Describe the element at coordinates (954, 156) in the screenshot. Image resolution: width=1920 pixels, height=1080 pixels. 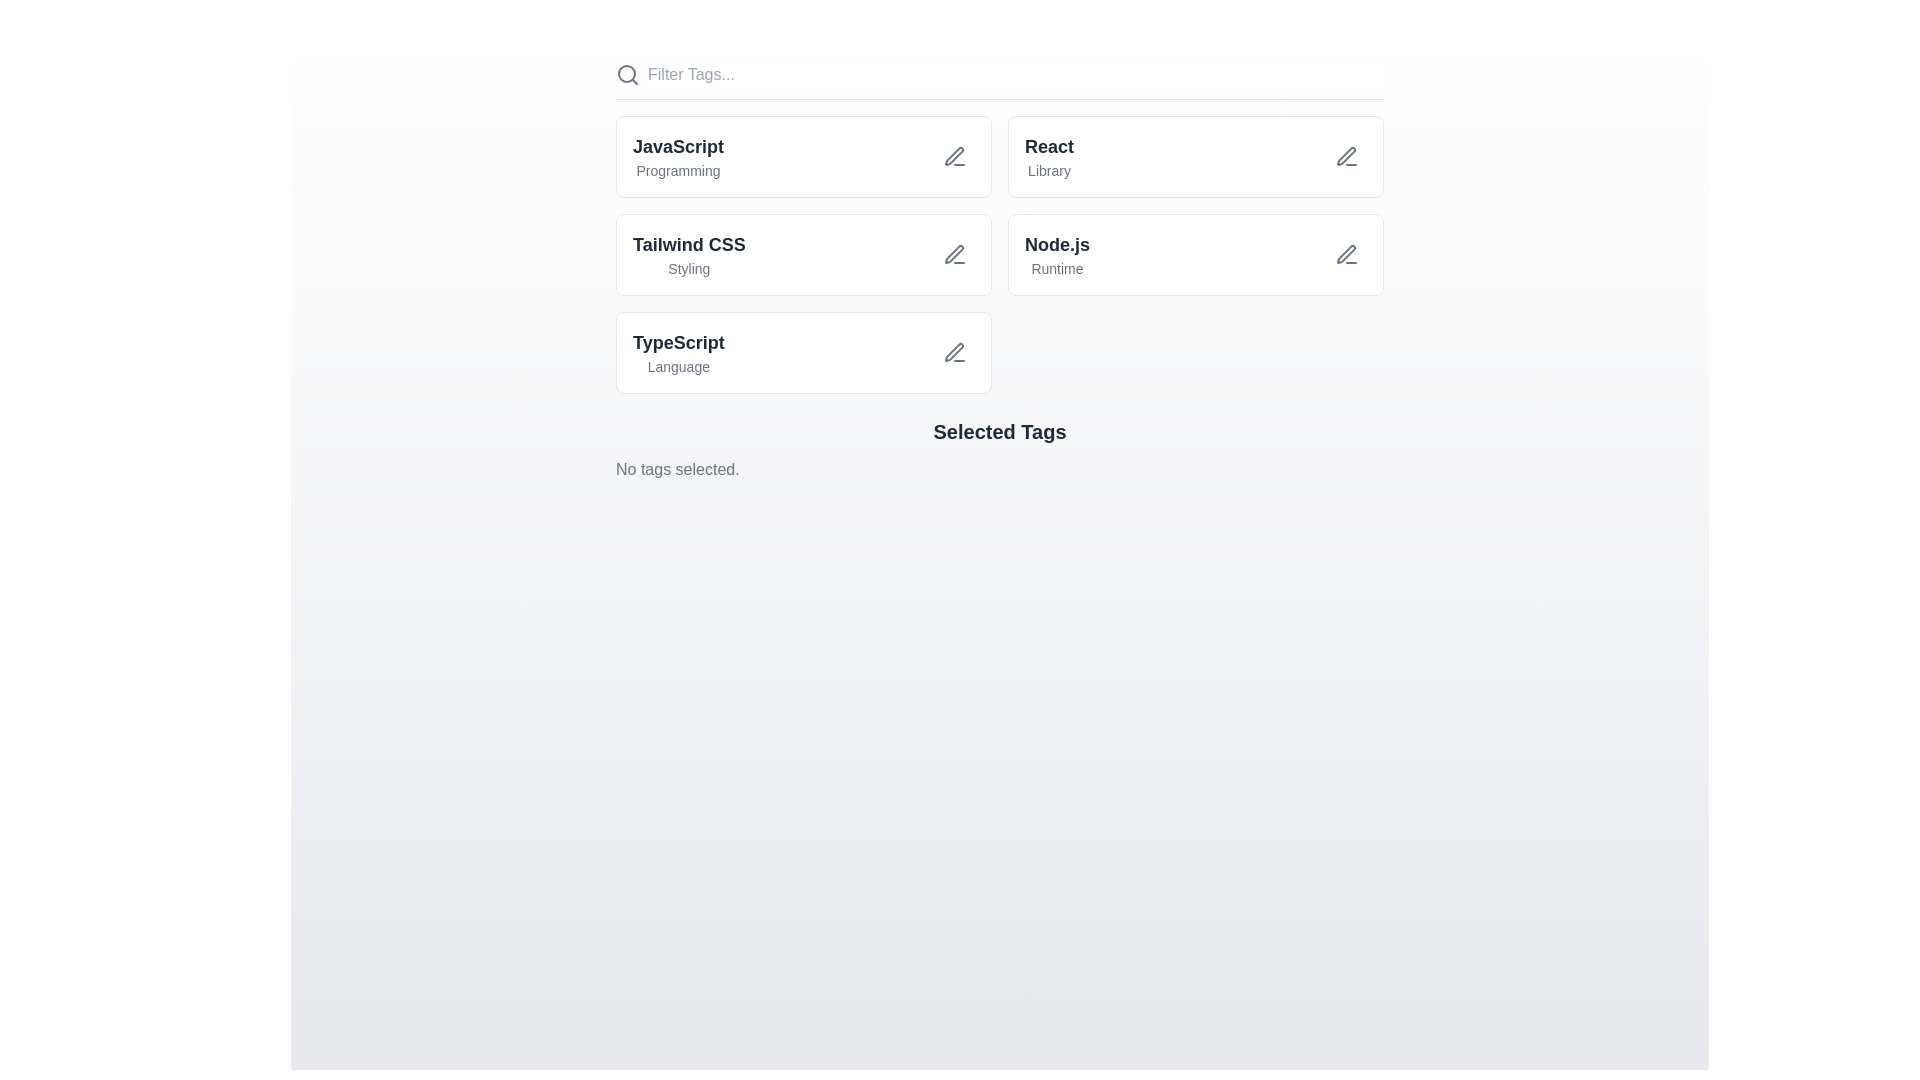
I see `the edit button located to the right of the 'JavaScript Programming' item to initiate editing` at that location.